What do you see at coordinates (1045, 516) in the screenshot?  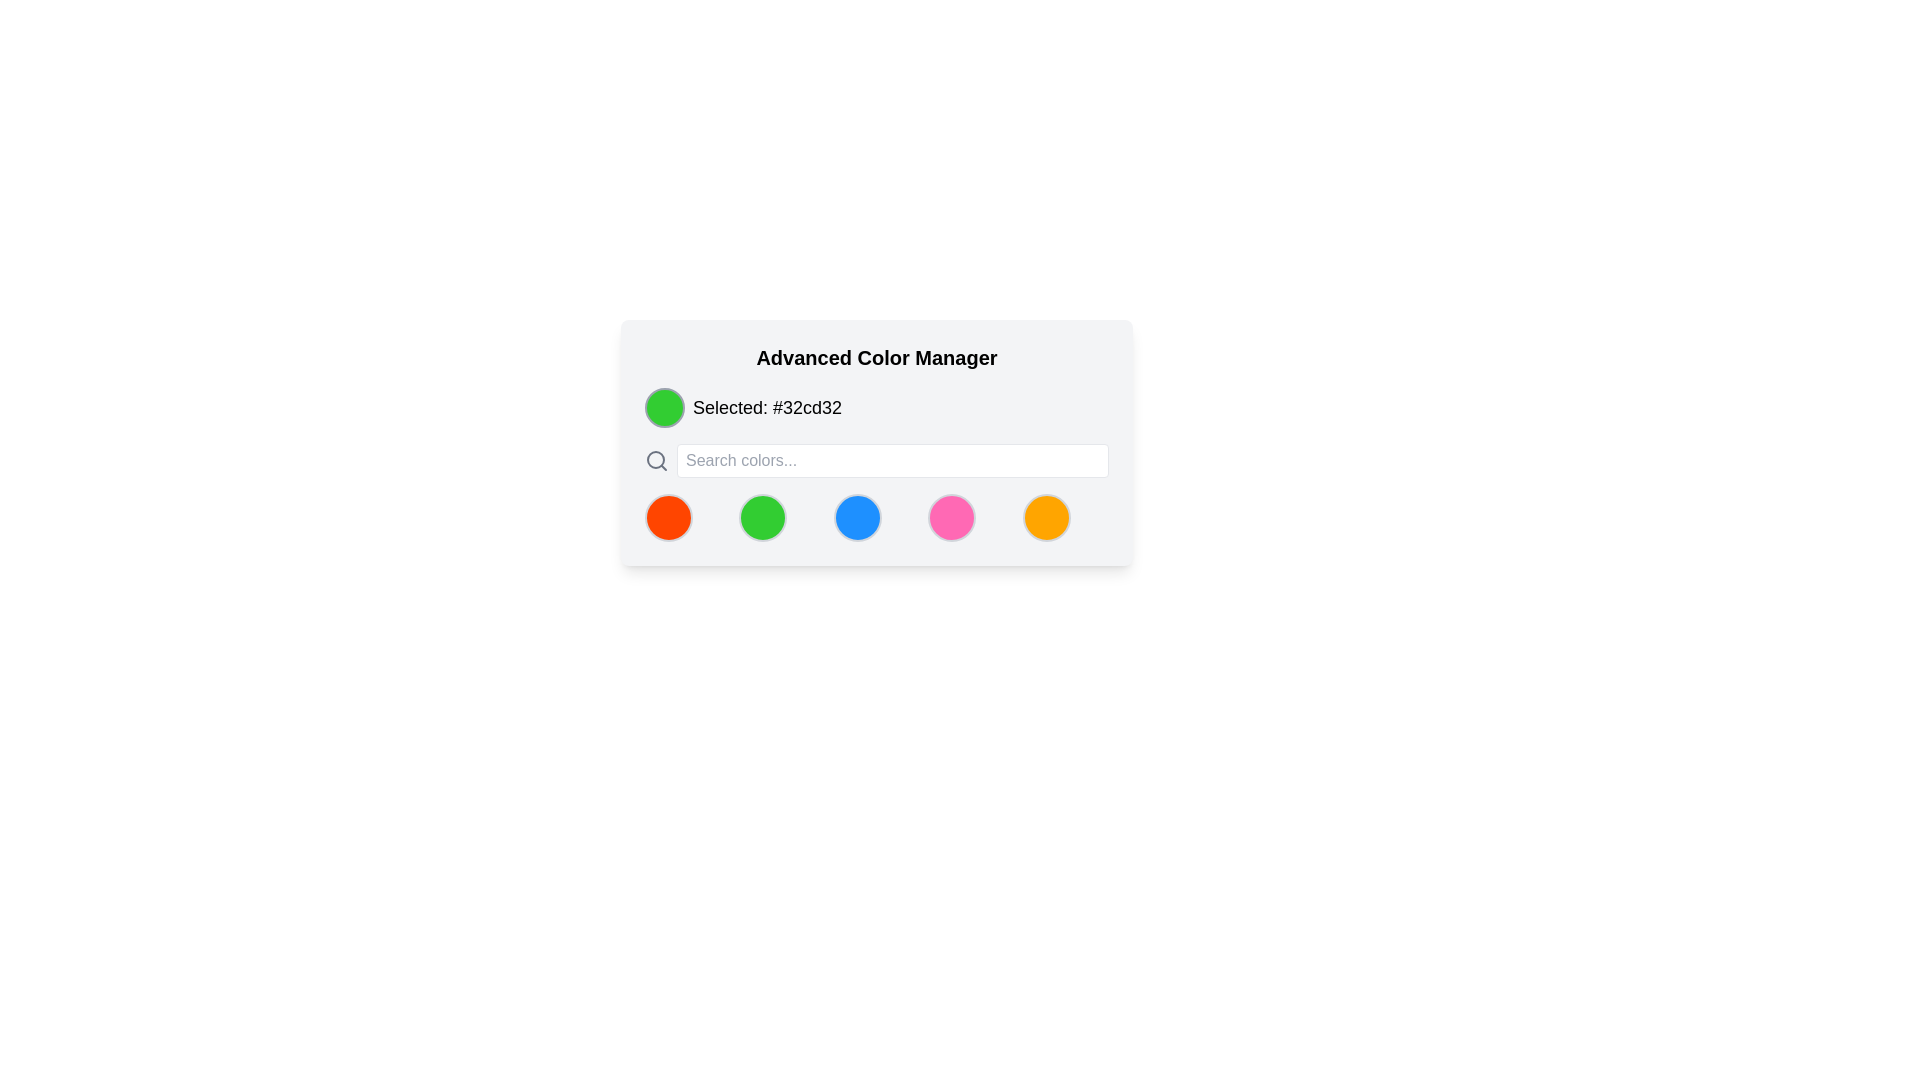 I see `the fifth circular color picker icon in the bottom-right corner of the 'Advanced Color Manager' modal to highlight it` at bounding box center [1045, 516].